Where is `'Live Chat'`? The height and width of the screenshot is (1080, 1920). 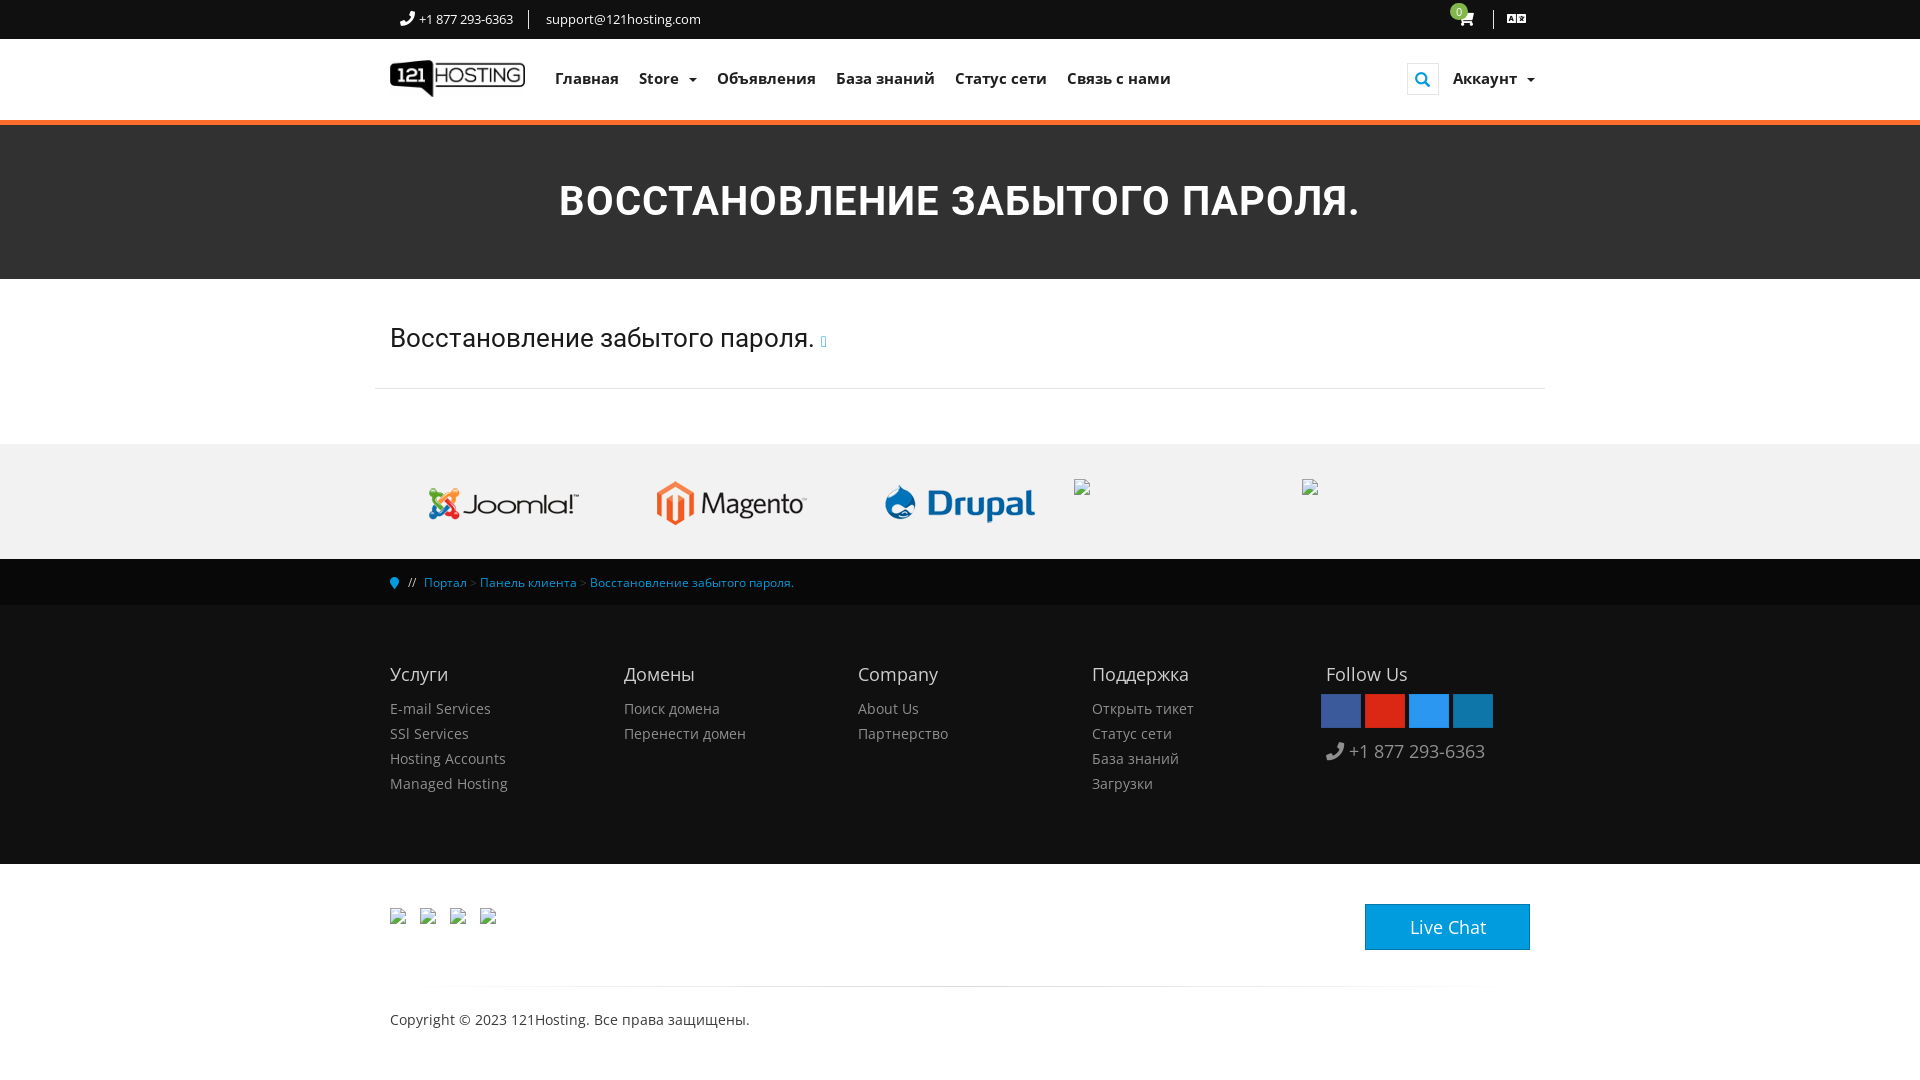
'Live Chat' is located at coordinates (1447, 926).